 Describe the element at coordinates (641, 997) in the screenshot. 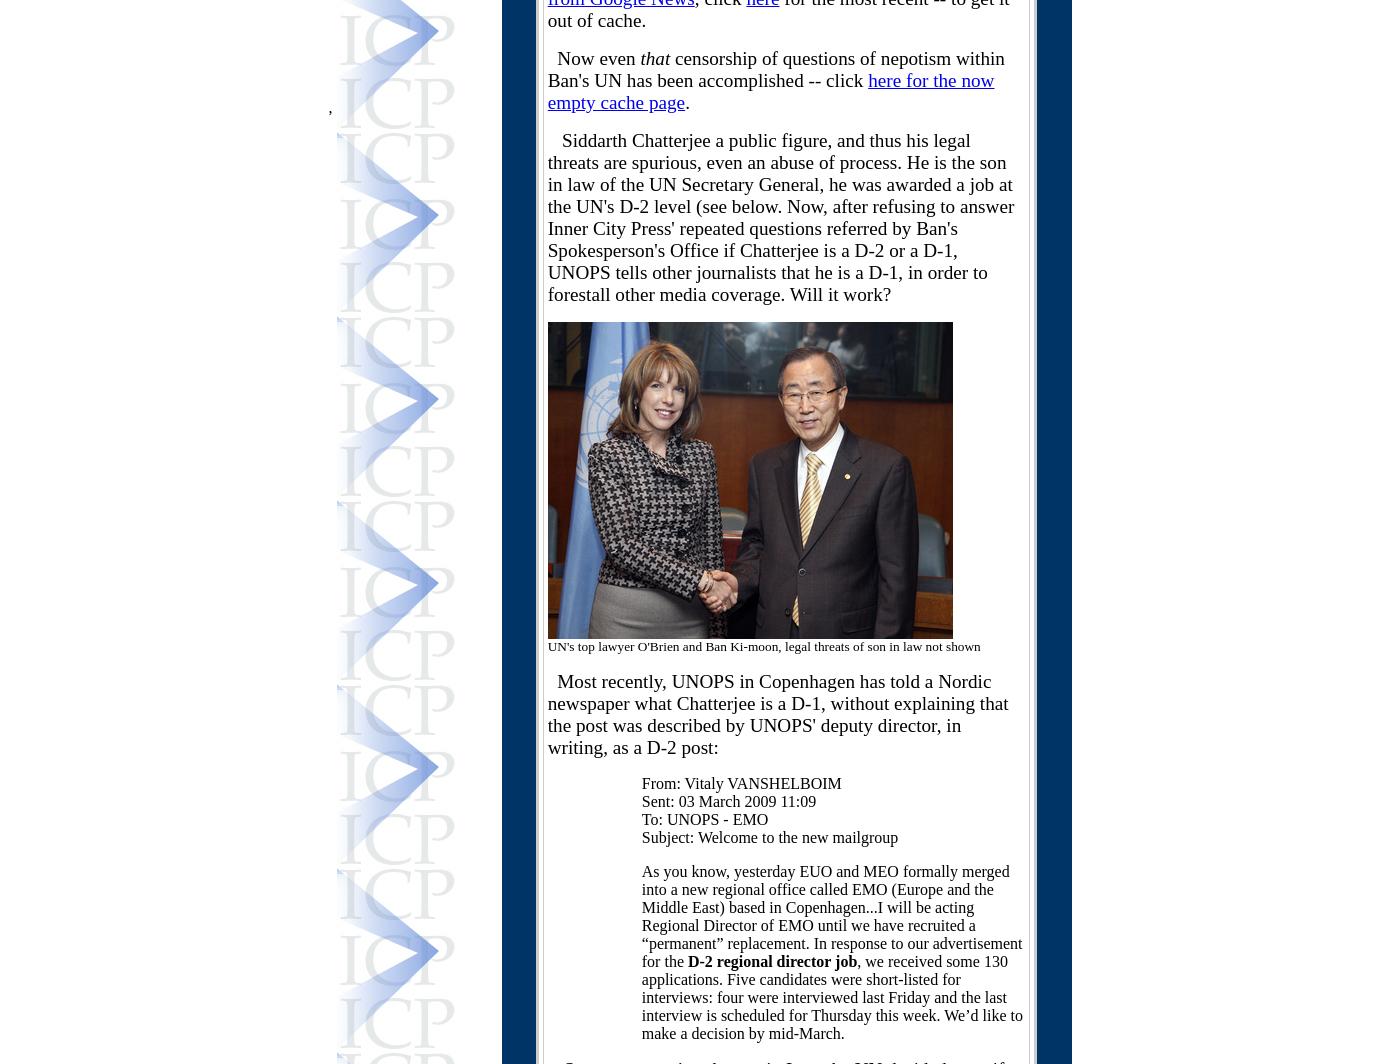

I see `', we received some 130
applications. Five candidates were short-listed for interviews: four
were interviewed last Friday and the last interview is scheduled for
Thursday this week. We’d like to make a decision by mid-March.'` at that location.